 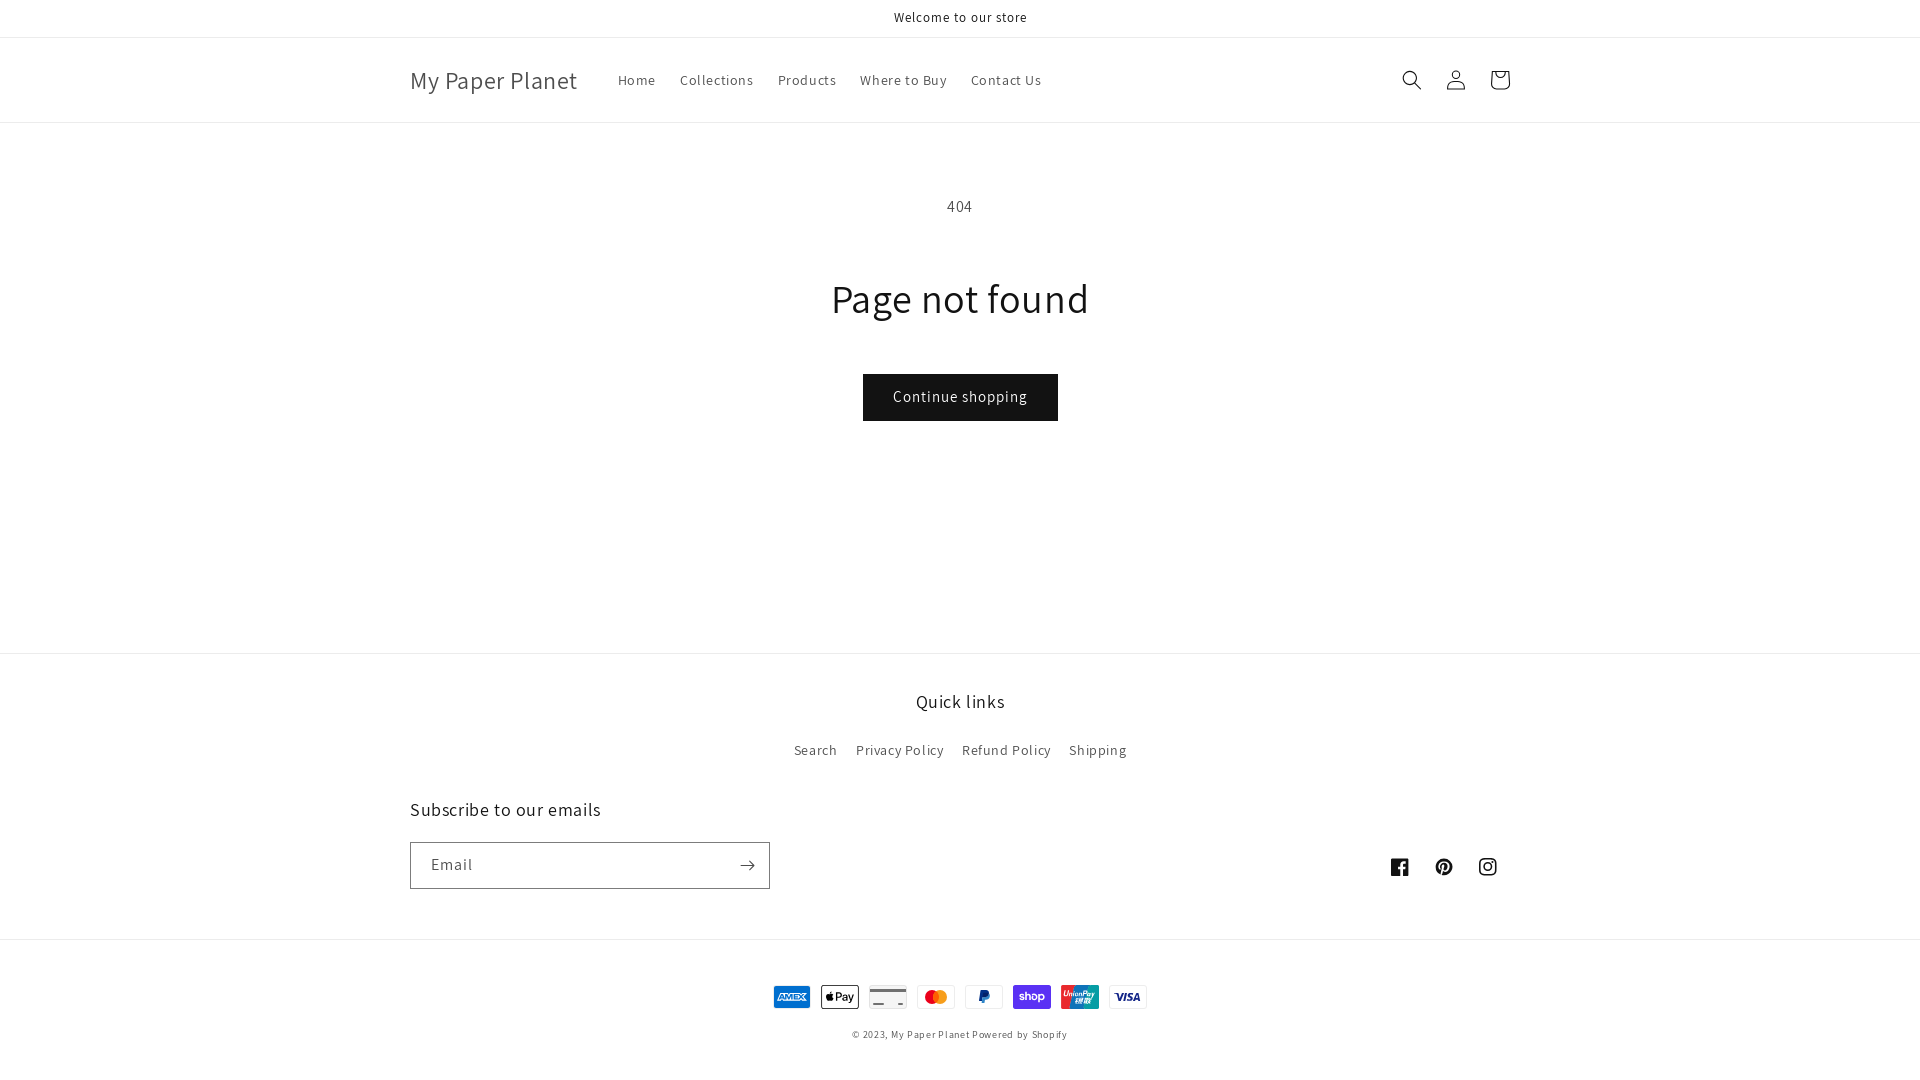 What do you see at coordinates (493, 78) in the screenshot?
I see `'My Paper Planet'` at bounding box center [493, 78].